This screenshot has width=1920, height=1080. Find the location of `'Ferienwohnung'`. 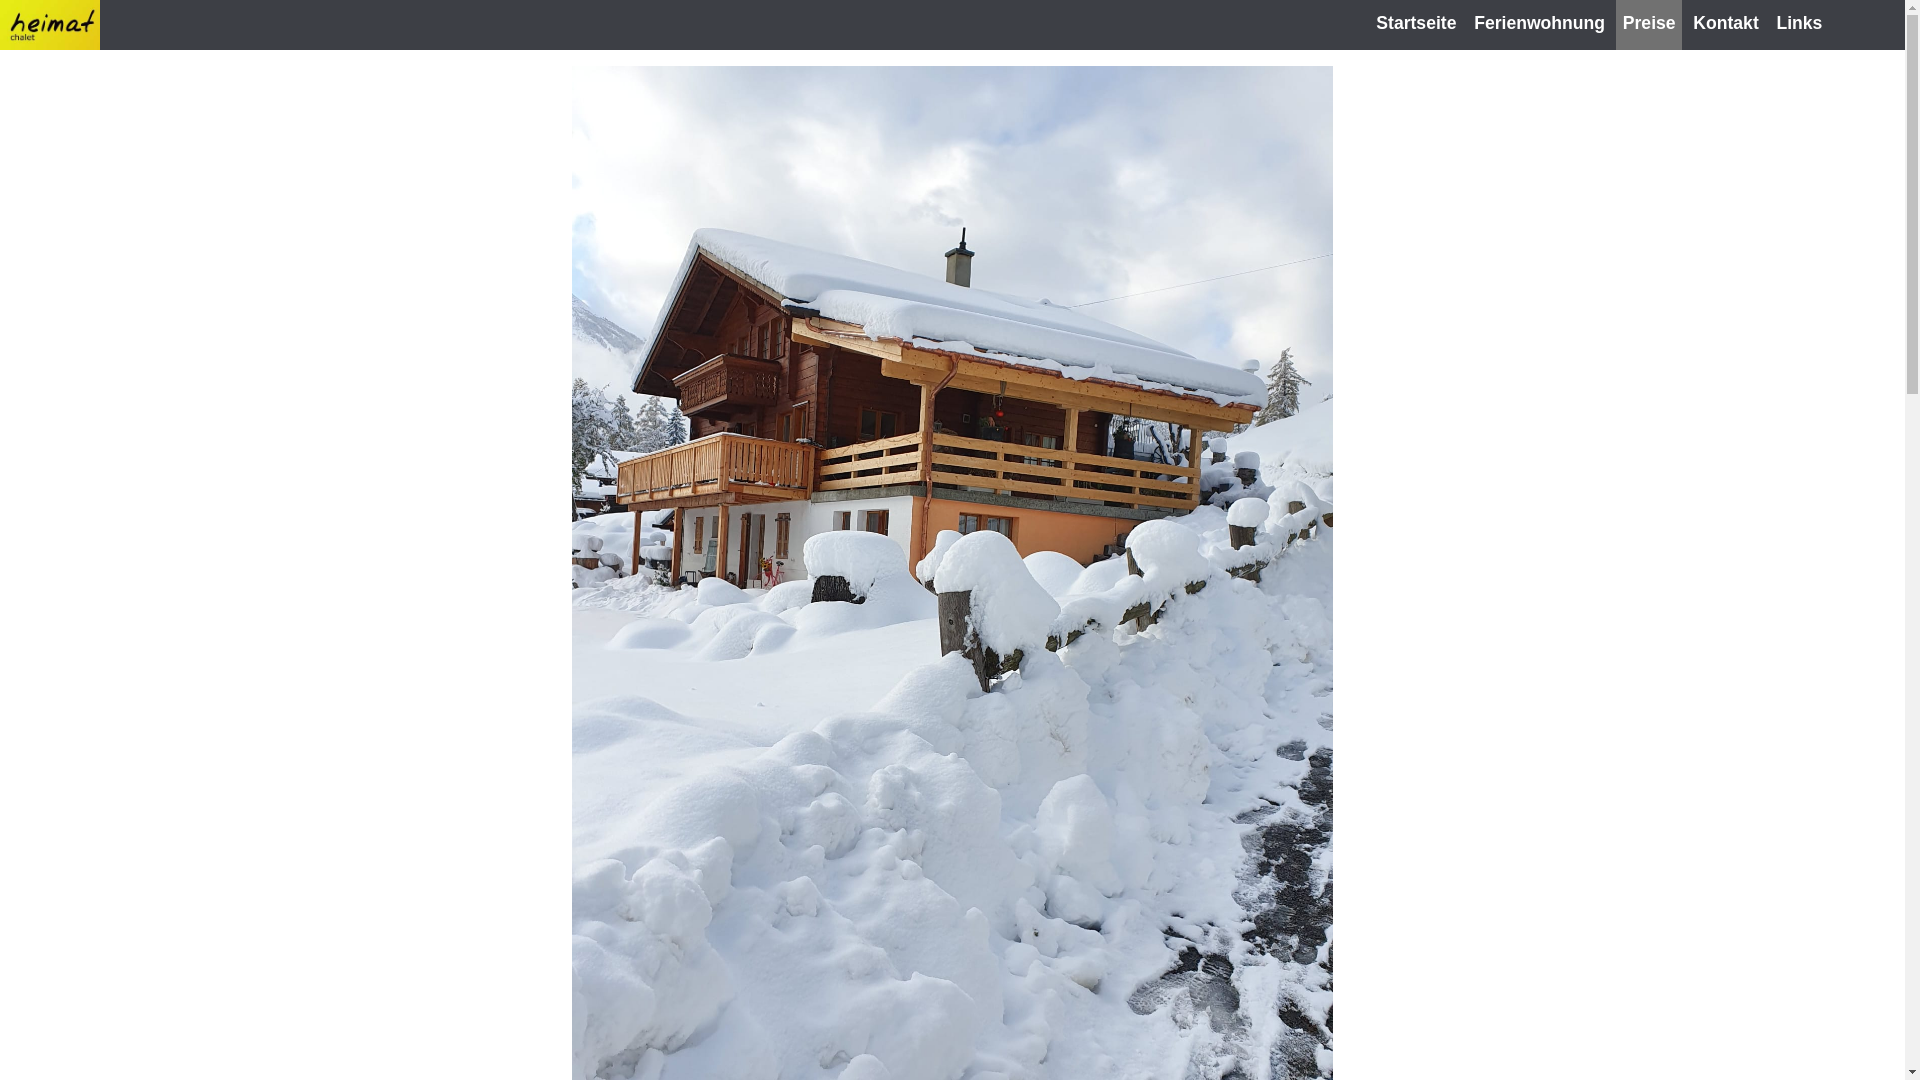

'Ferienwohnung' is located at coordinates (1538, 23).